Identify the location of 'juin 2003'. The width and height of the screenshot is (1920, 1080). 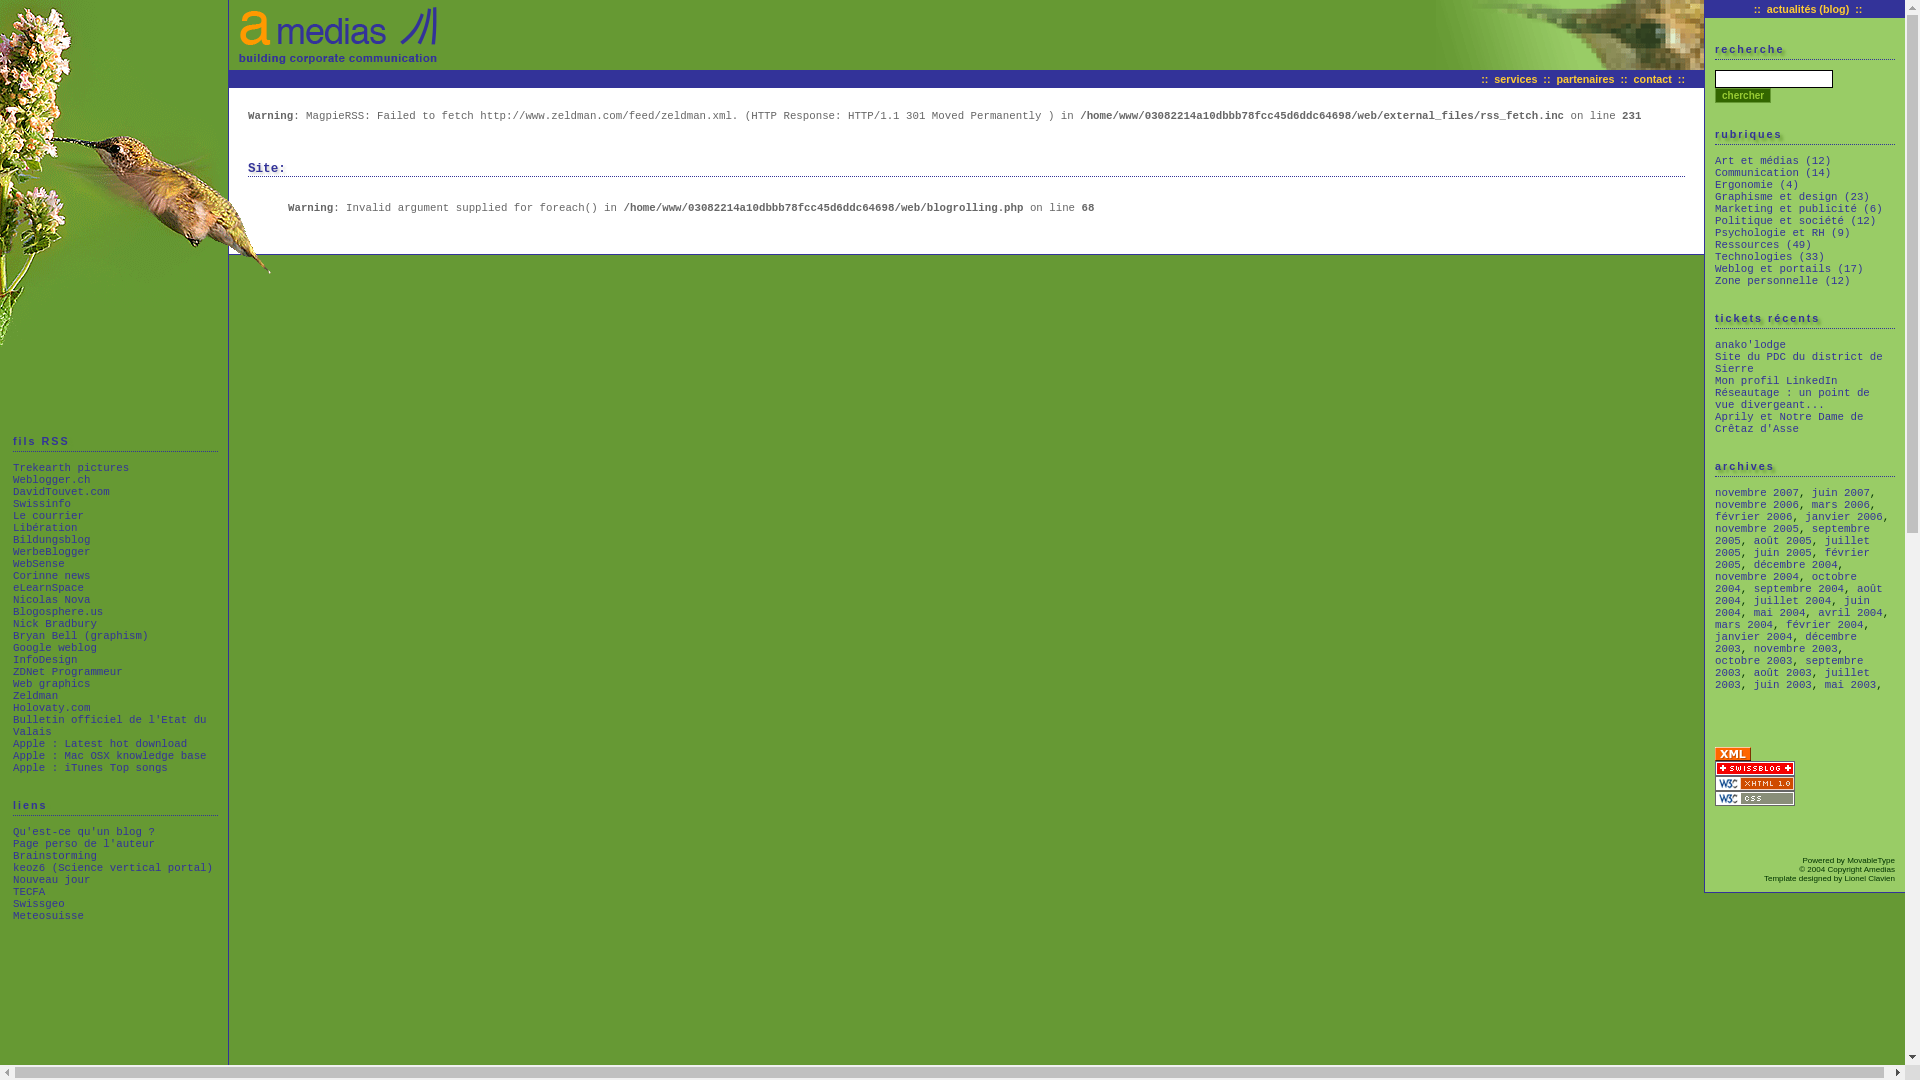
(1752, 684).